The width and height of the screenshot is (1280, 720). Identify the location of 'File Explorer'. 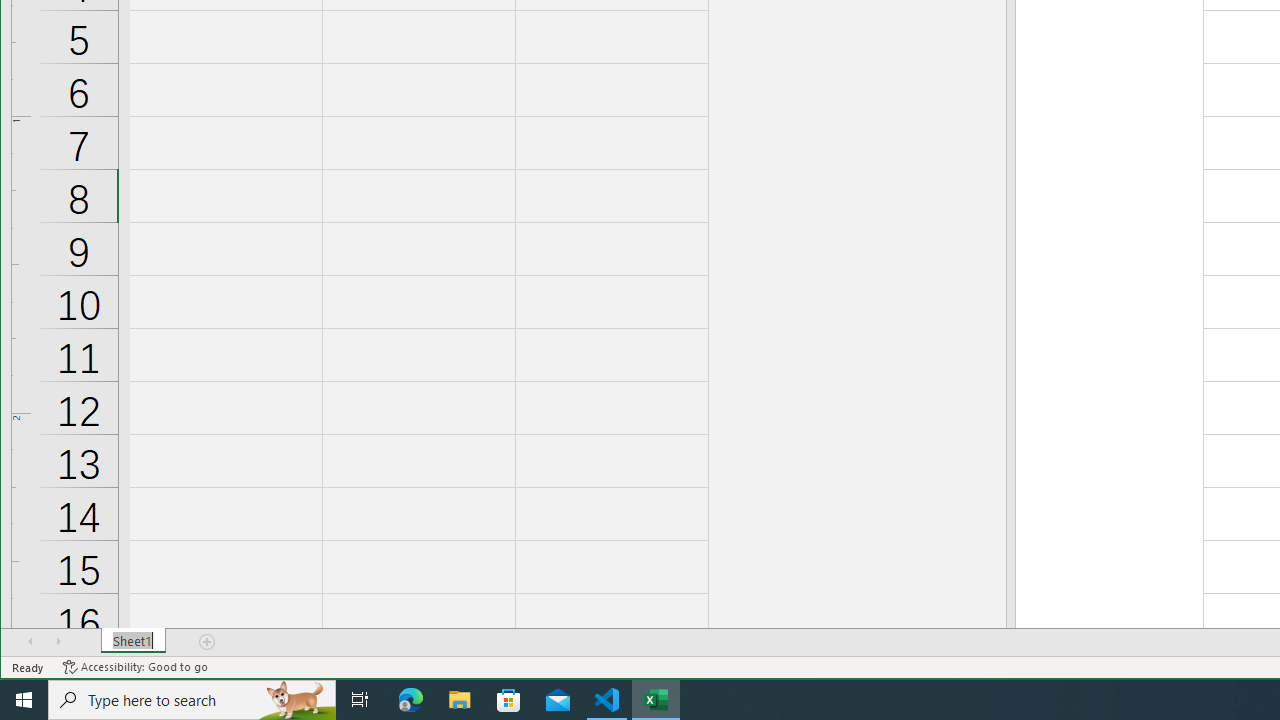
(459, 698).